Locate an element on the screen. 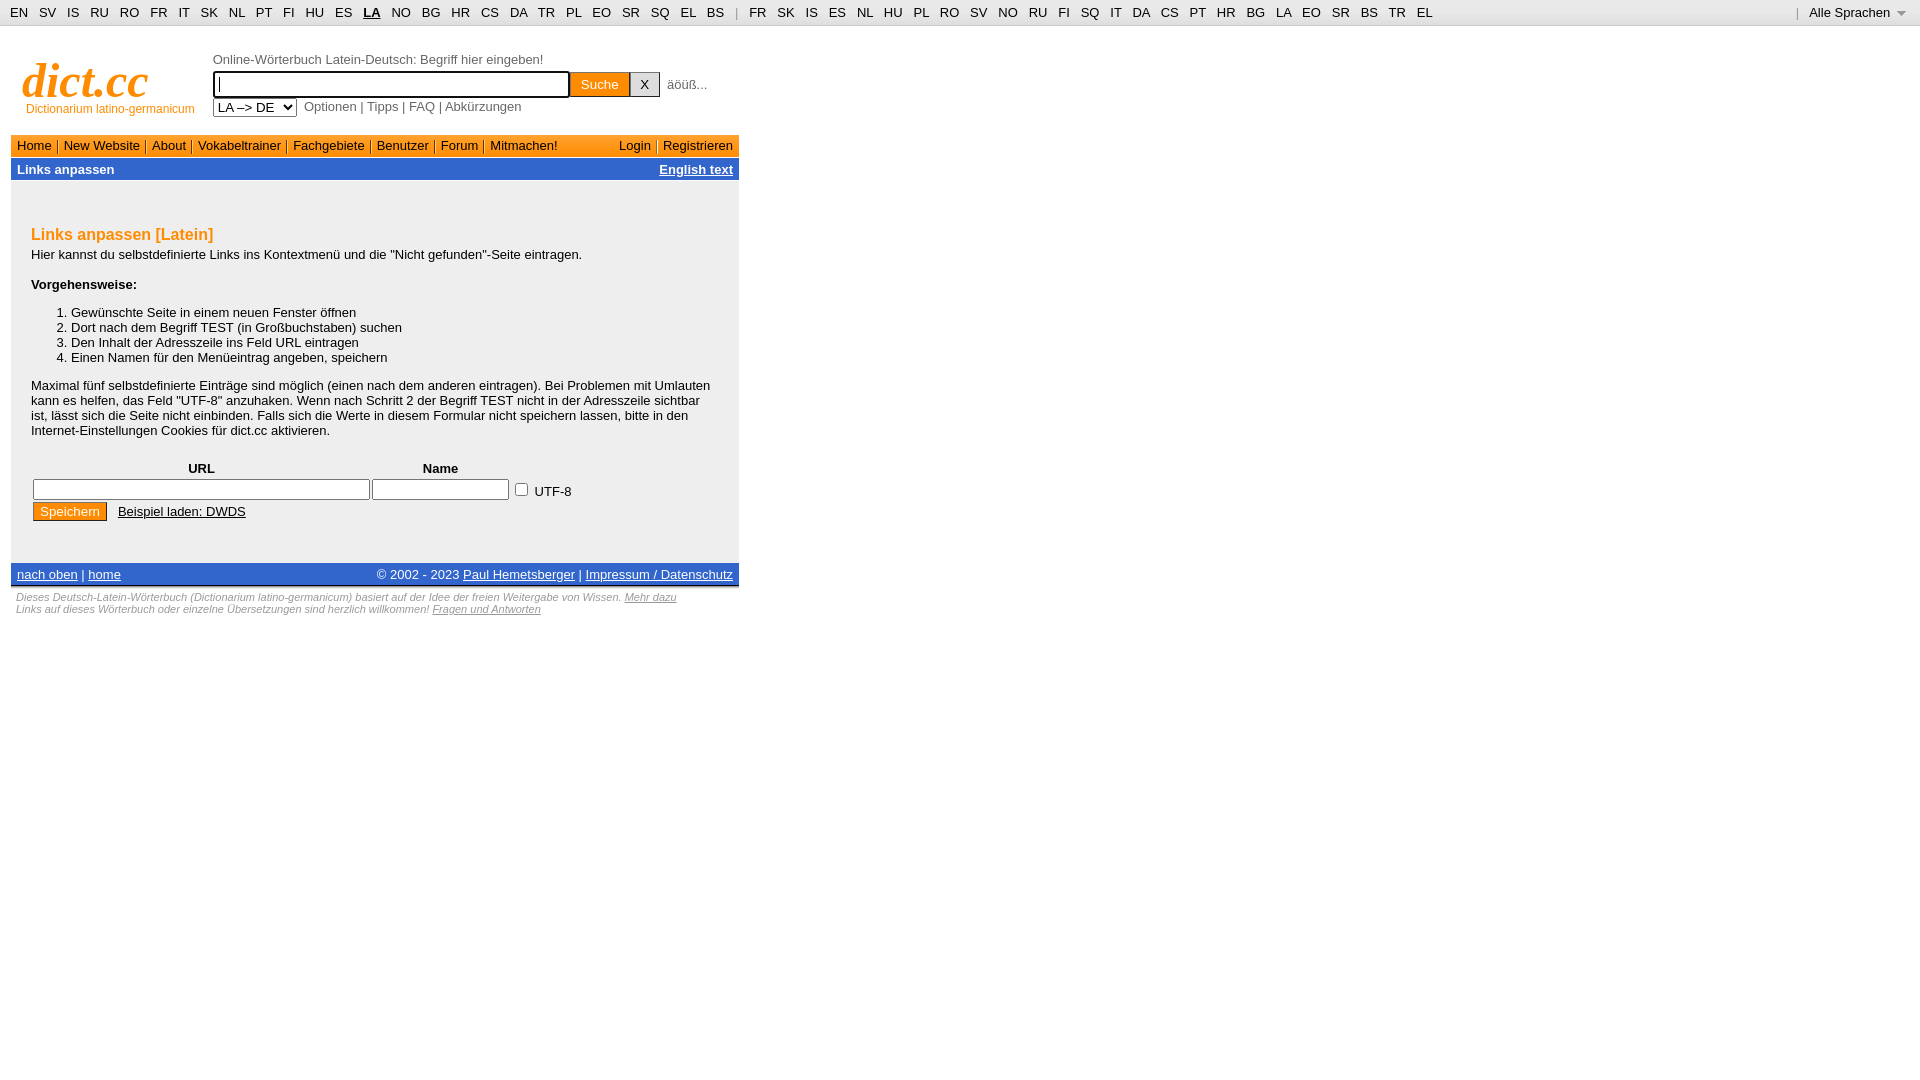 The height and width of the screenshot is (1080, 1920). 'home' is located at coordinates (86, 573).